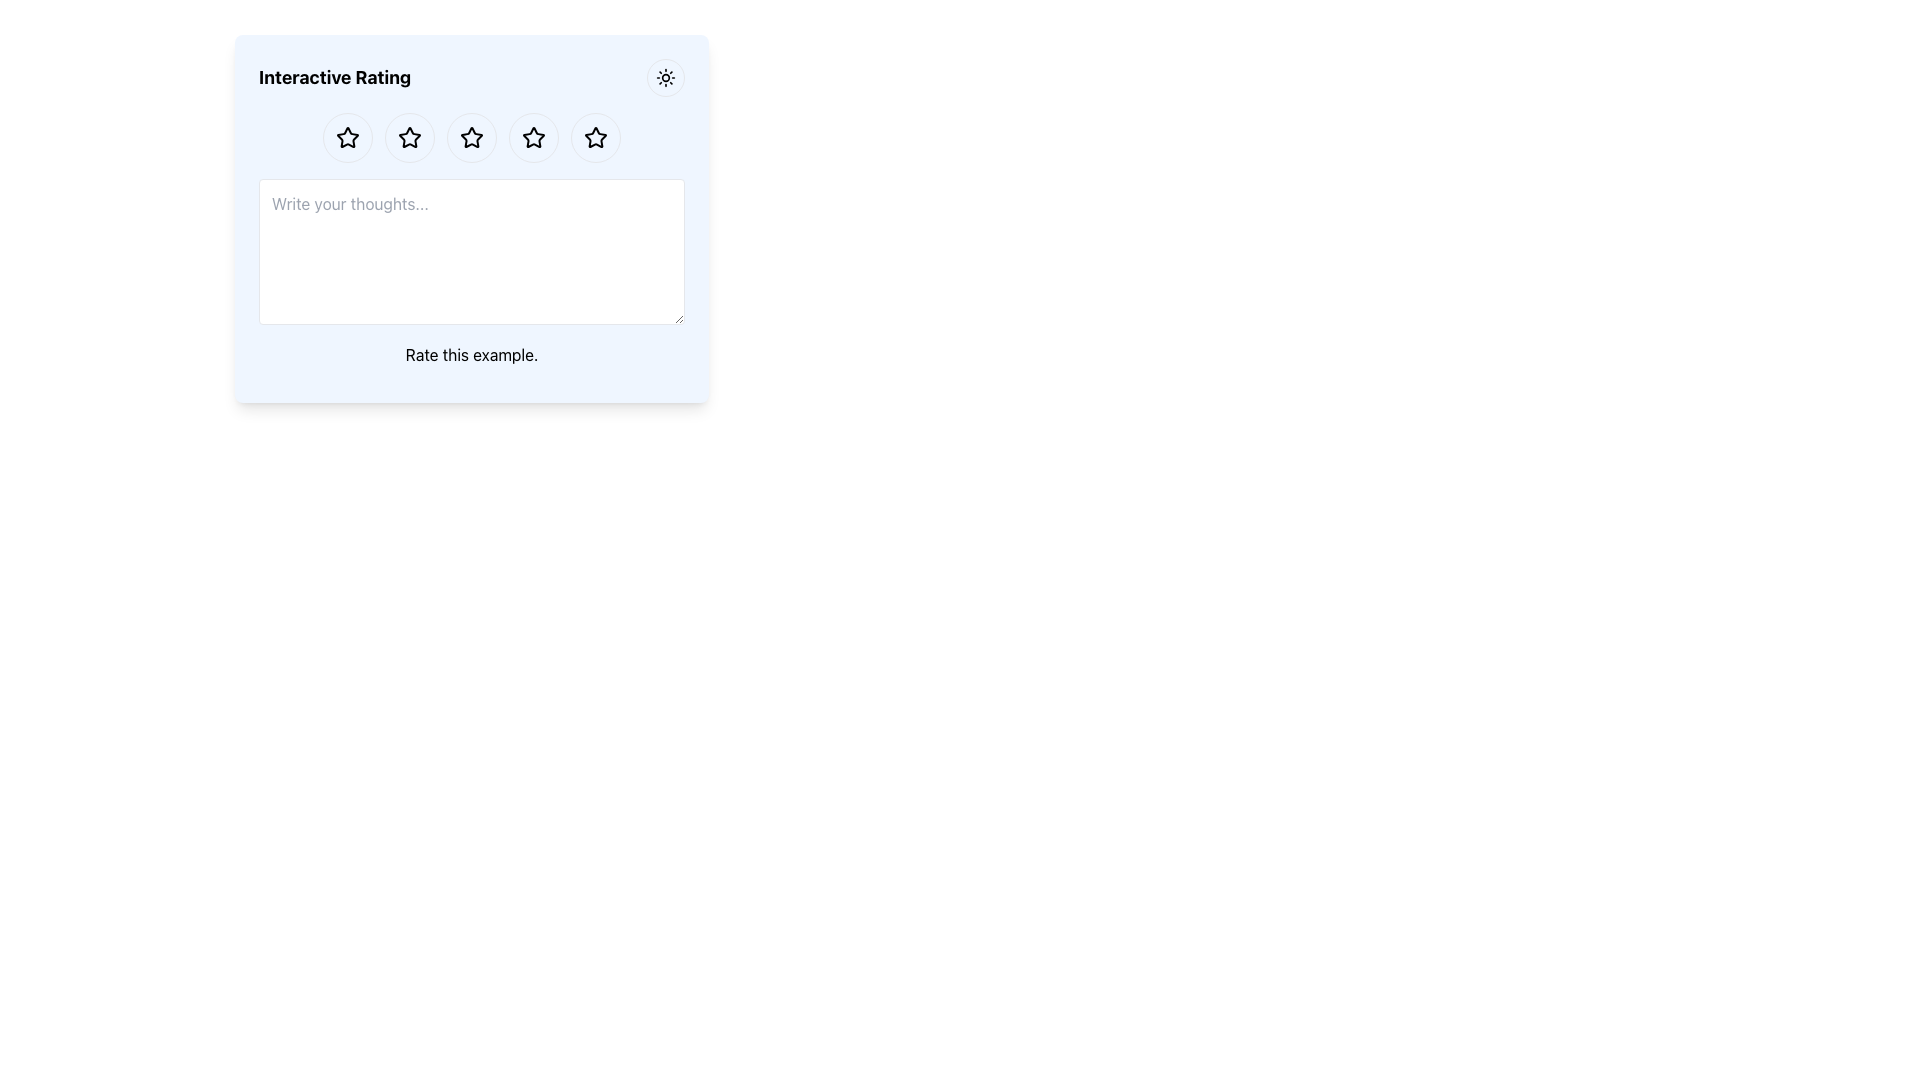 The height and width of the screenshot is (1080, 1920). I want to click on the fifth star-shaped rating button in the rating interface, so click(533, 137).